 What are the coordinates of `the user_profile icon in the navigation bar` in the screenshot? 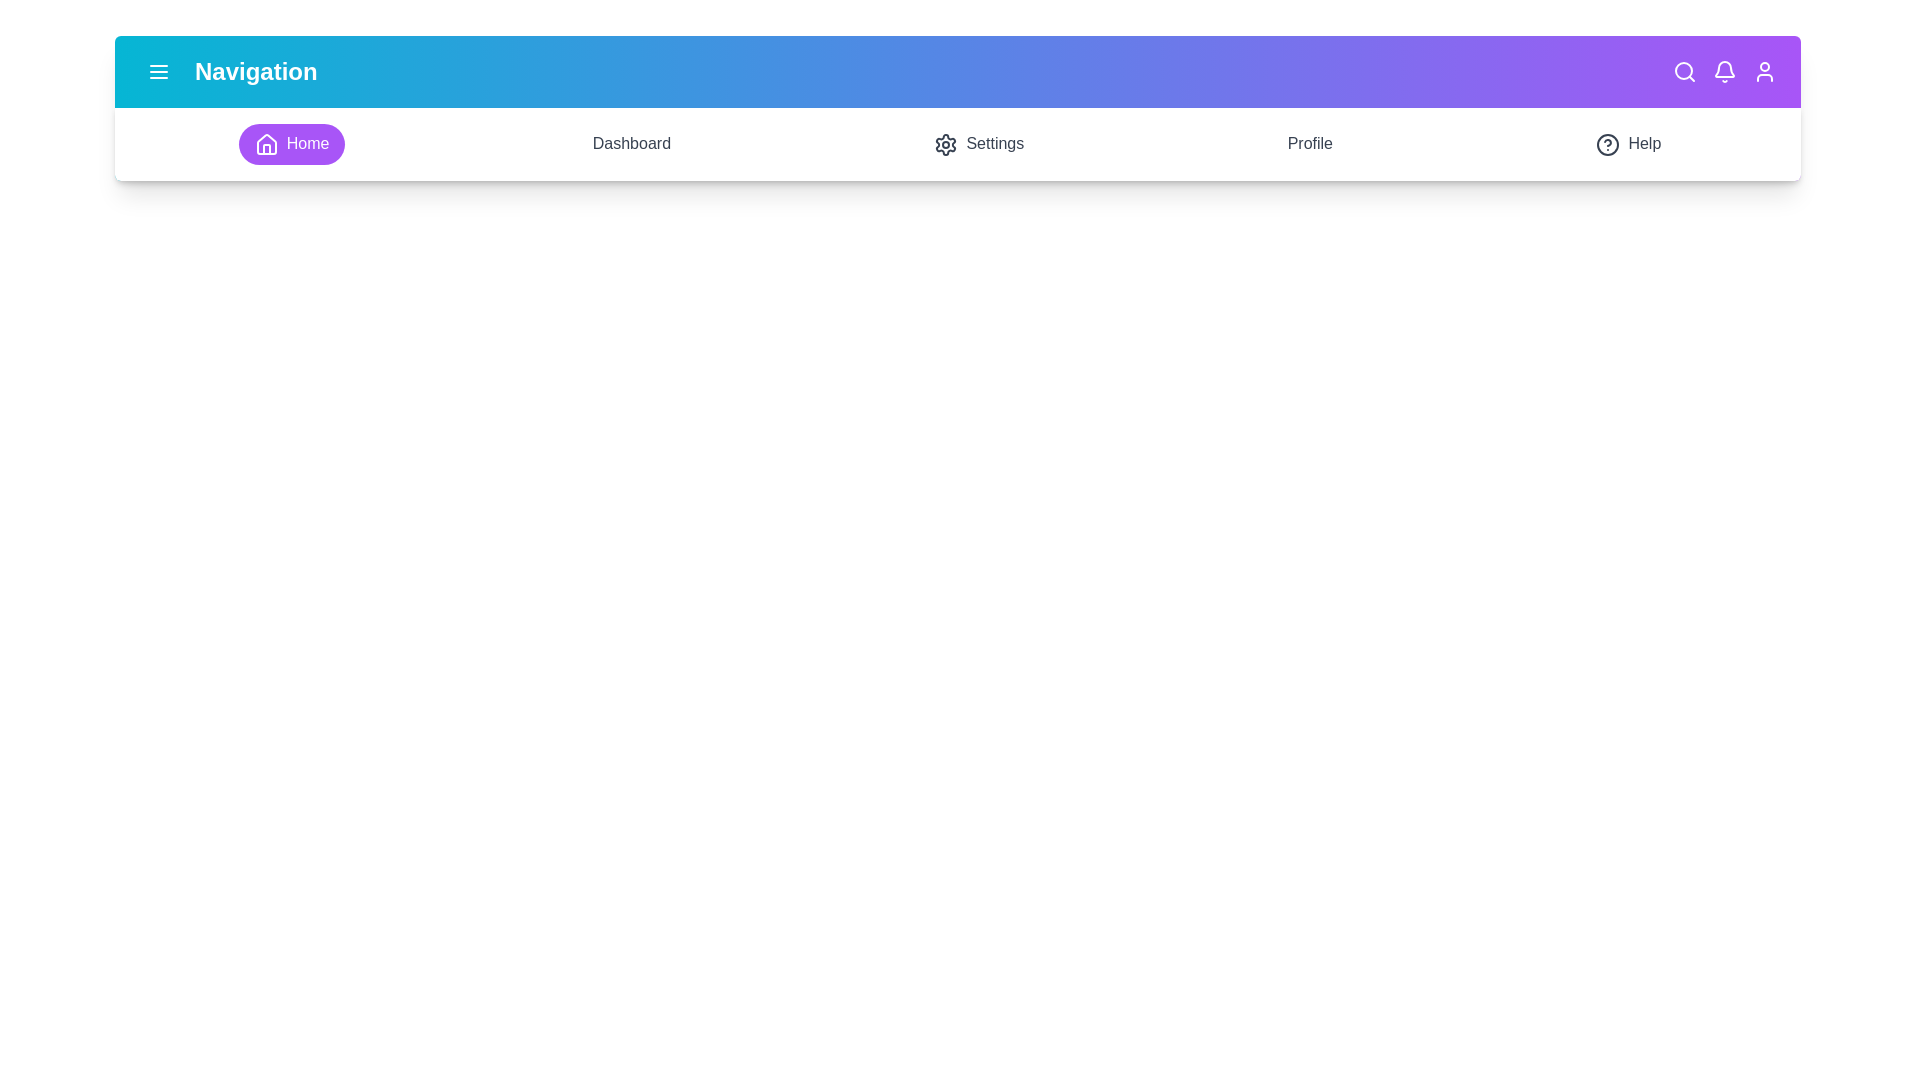 It's located at (1765, 71).